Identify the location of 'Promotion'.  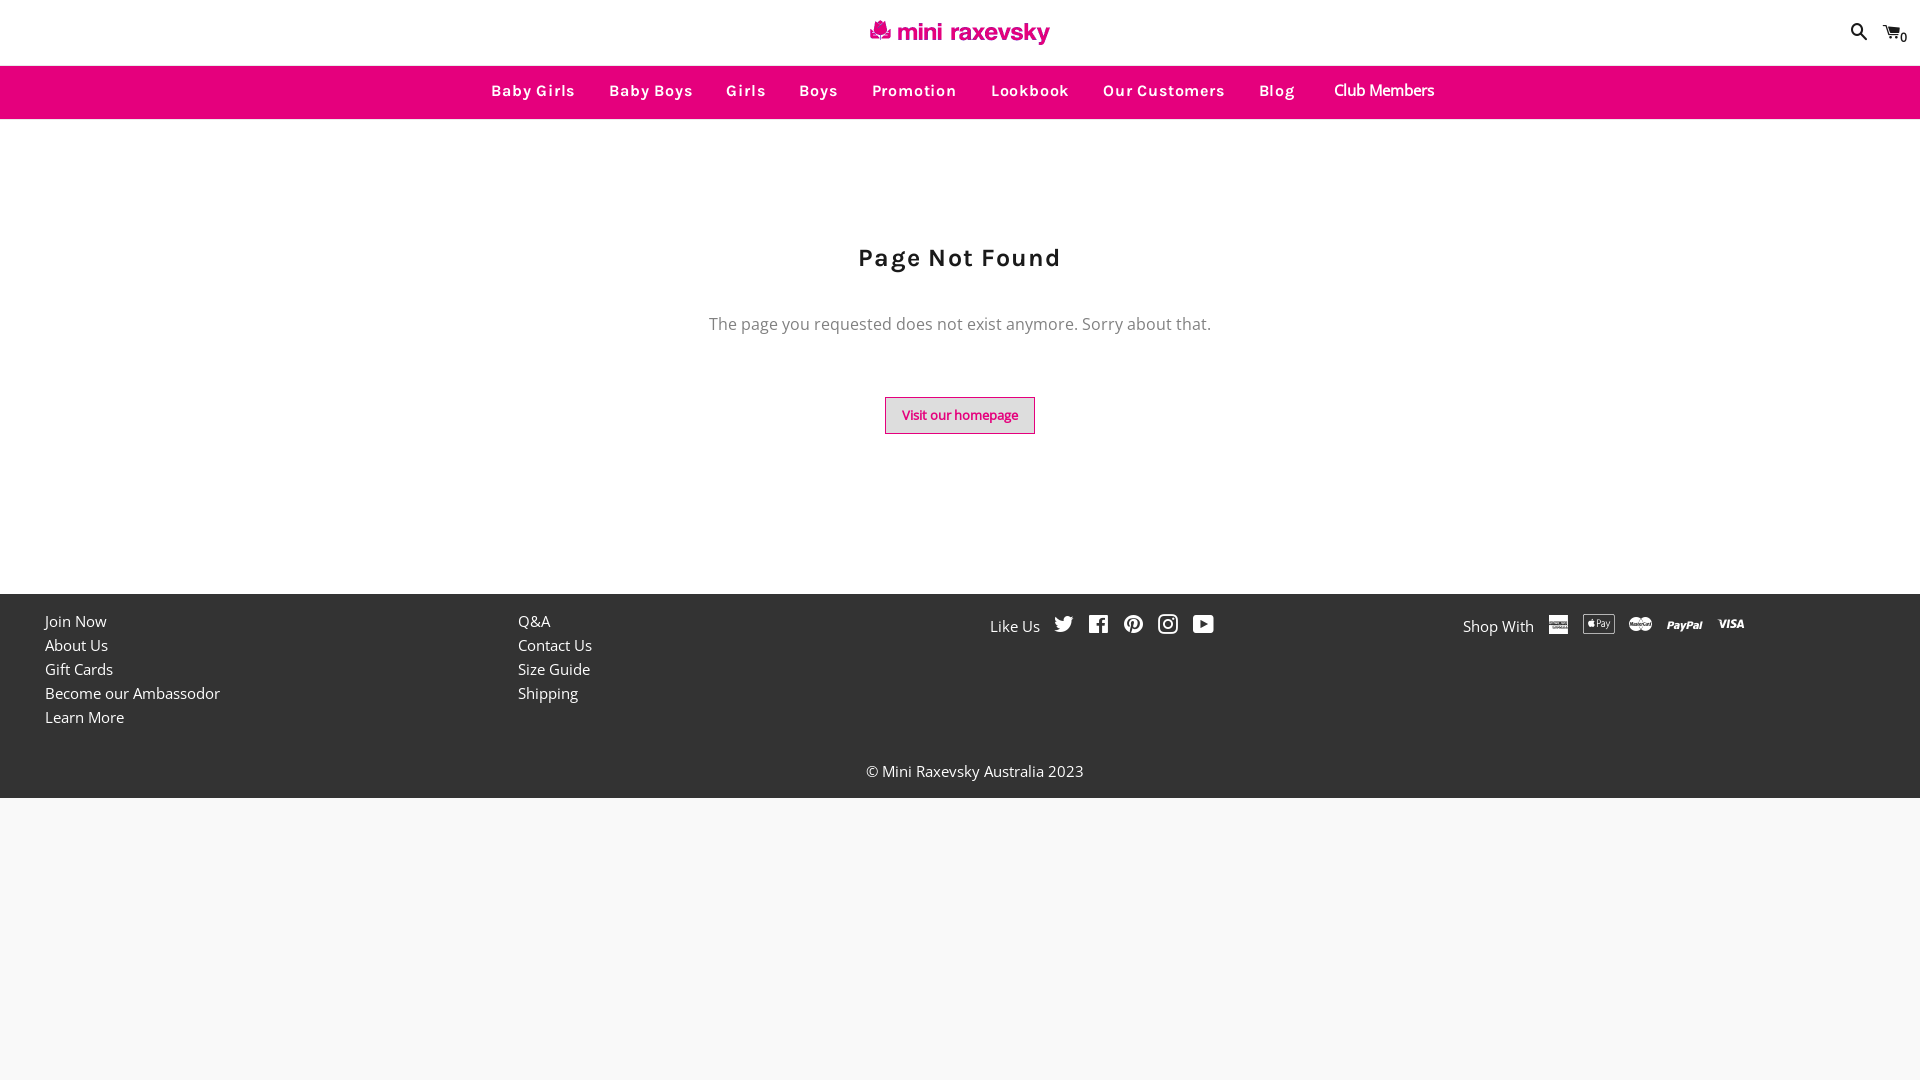
(913, 91).